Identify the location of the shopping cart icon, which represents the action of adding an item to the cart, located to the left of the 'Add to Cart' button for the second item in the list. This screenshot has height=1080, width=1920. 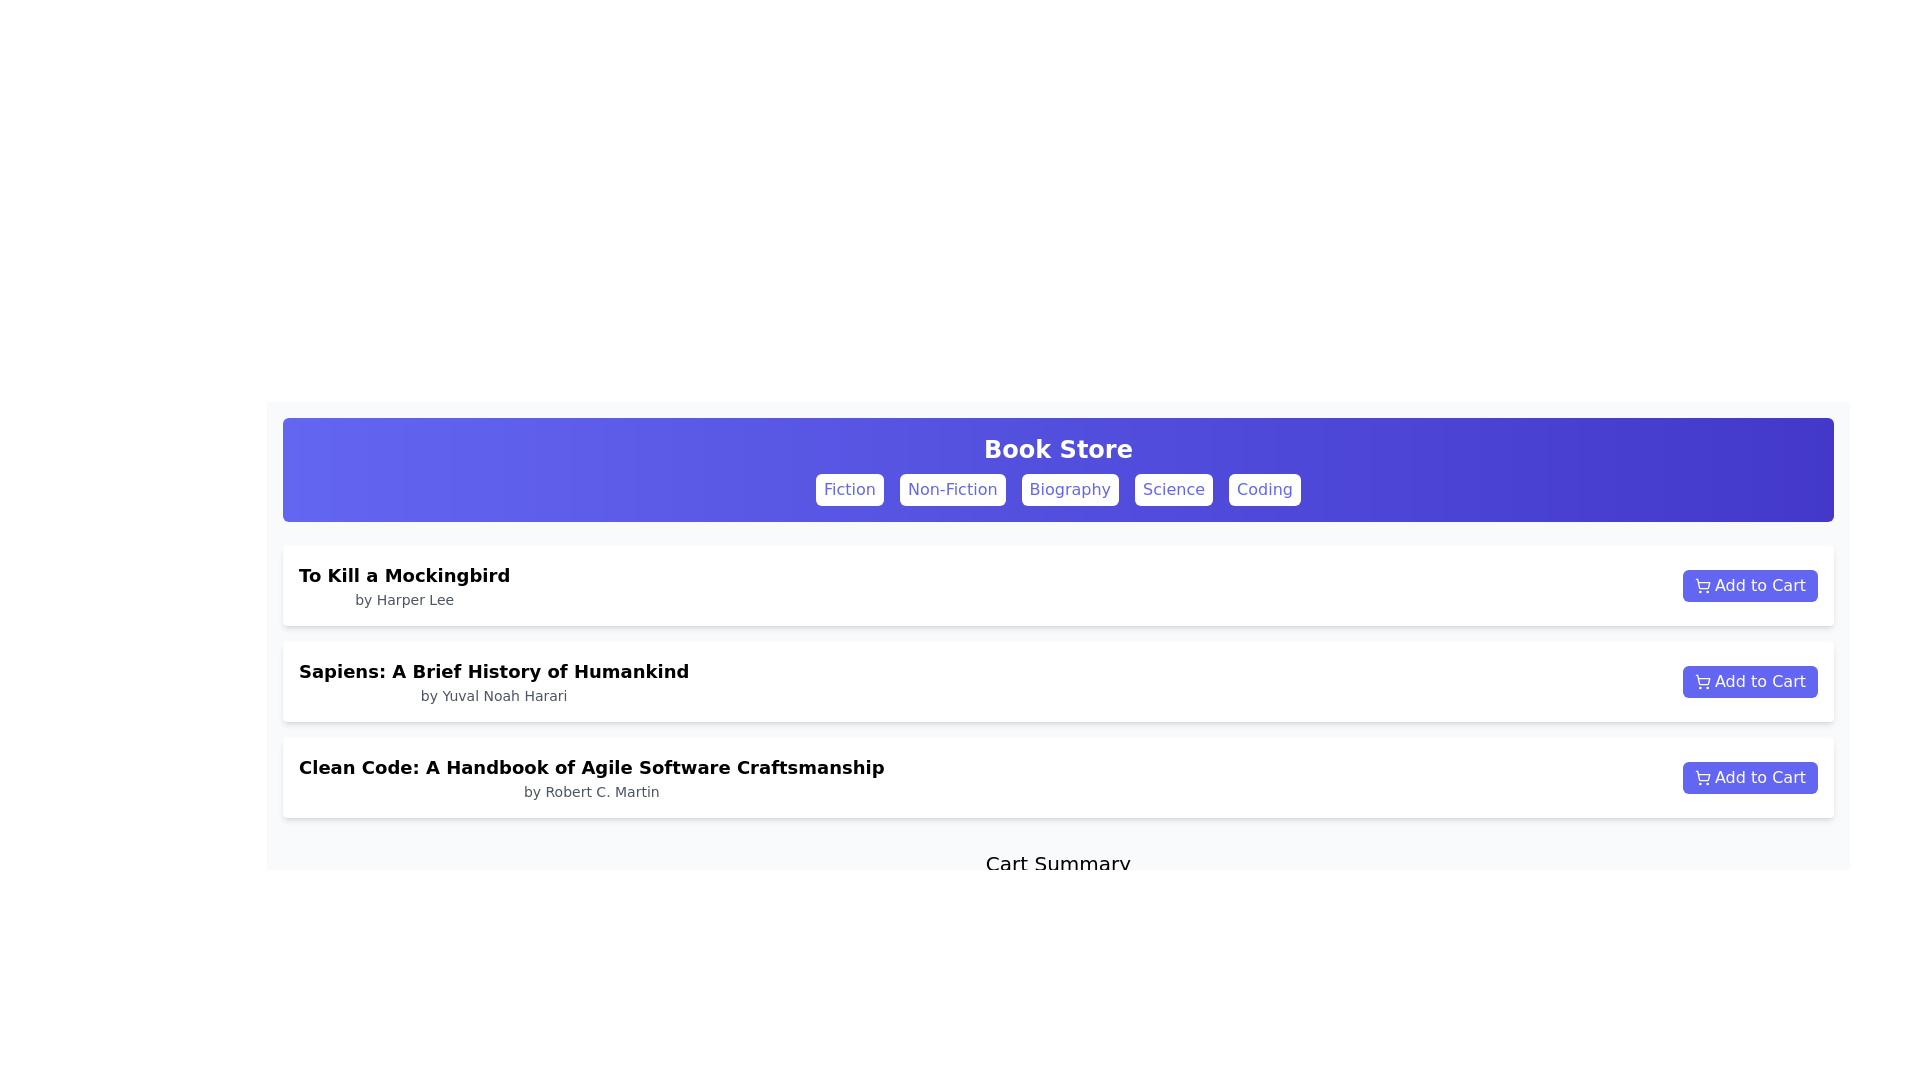
(1701, 678).